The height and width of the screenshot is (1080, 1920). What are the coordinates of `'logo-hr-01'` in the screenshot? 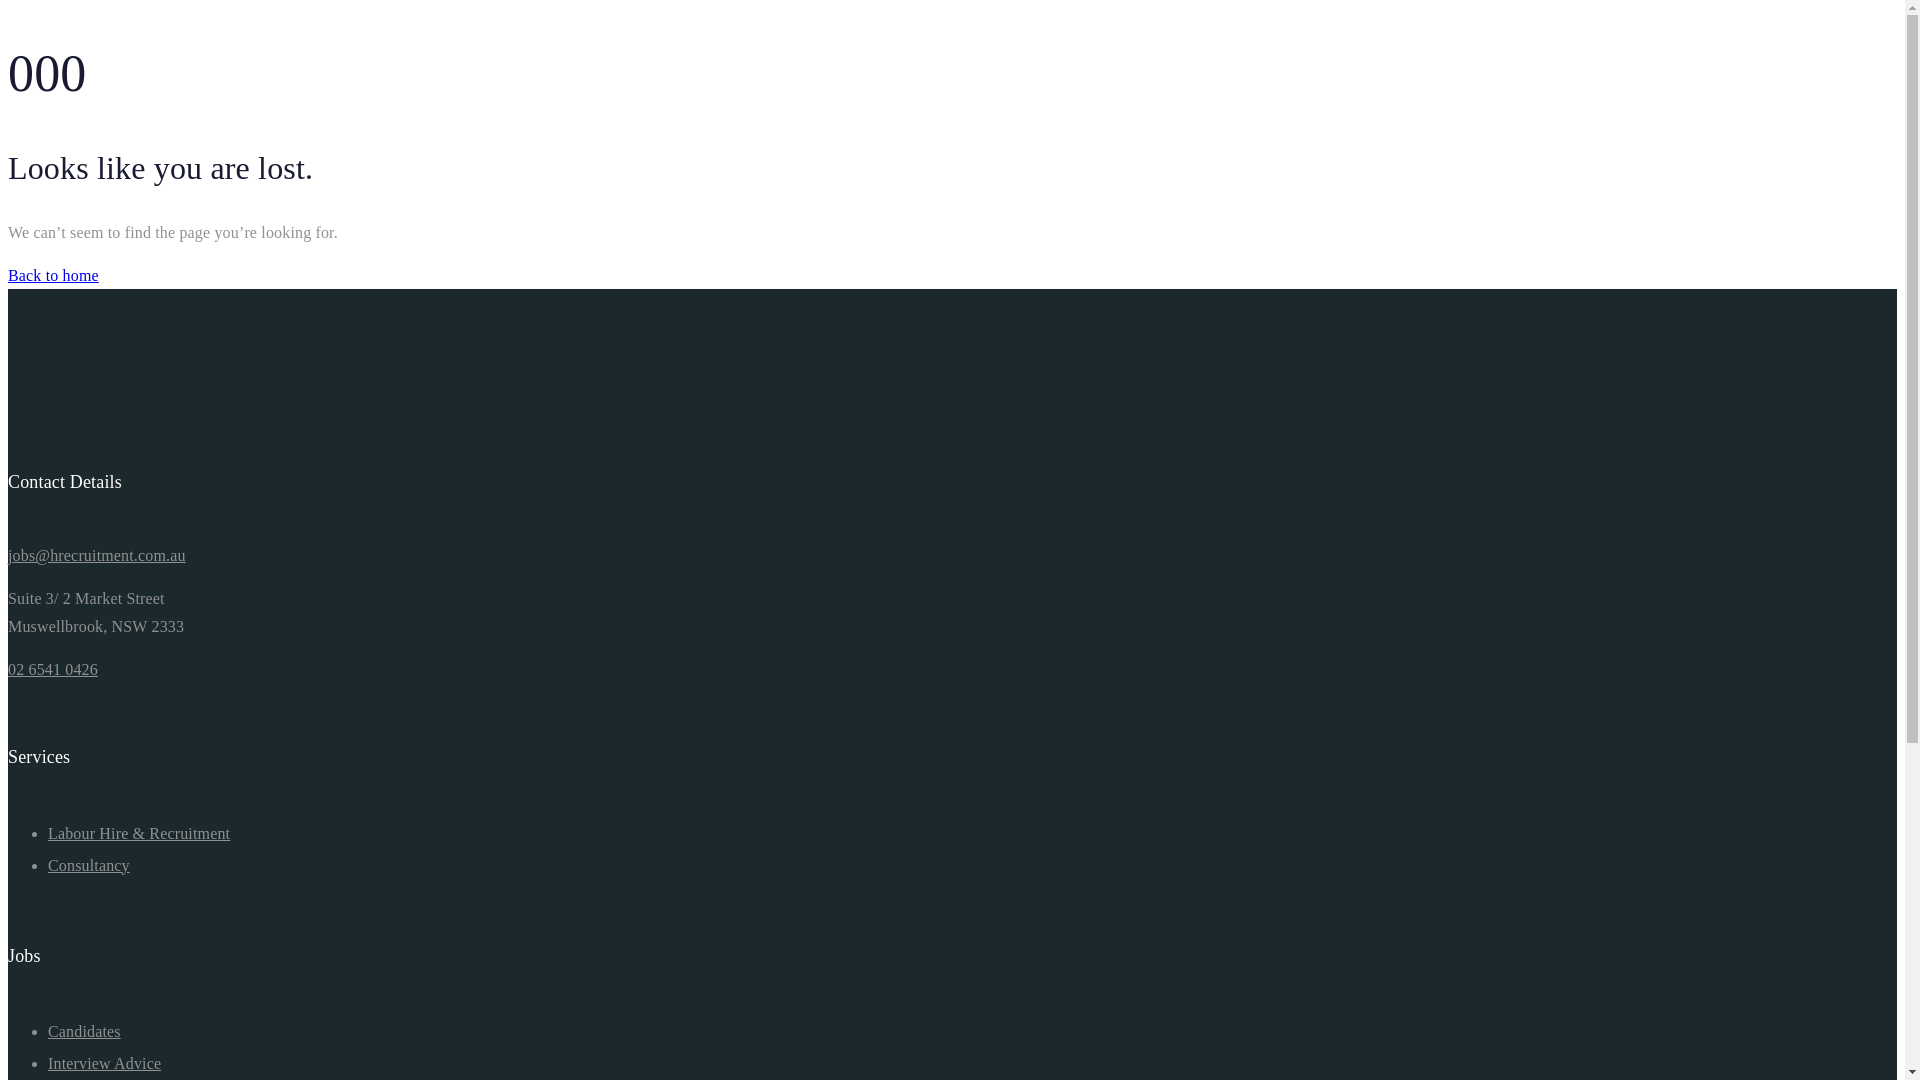 It's located at (108, 401).